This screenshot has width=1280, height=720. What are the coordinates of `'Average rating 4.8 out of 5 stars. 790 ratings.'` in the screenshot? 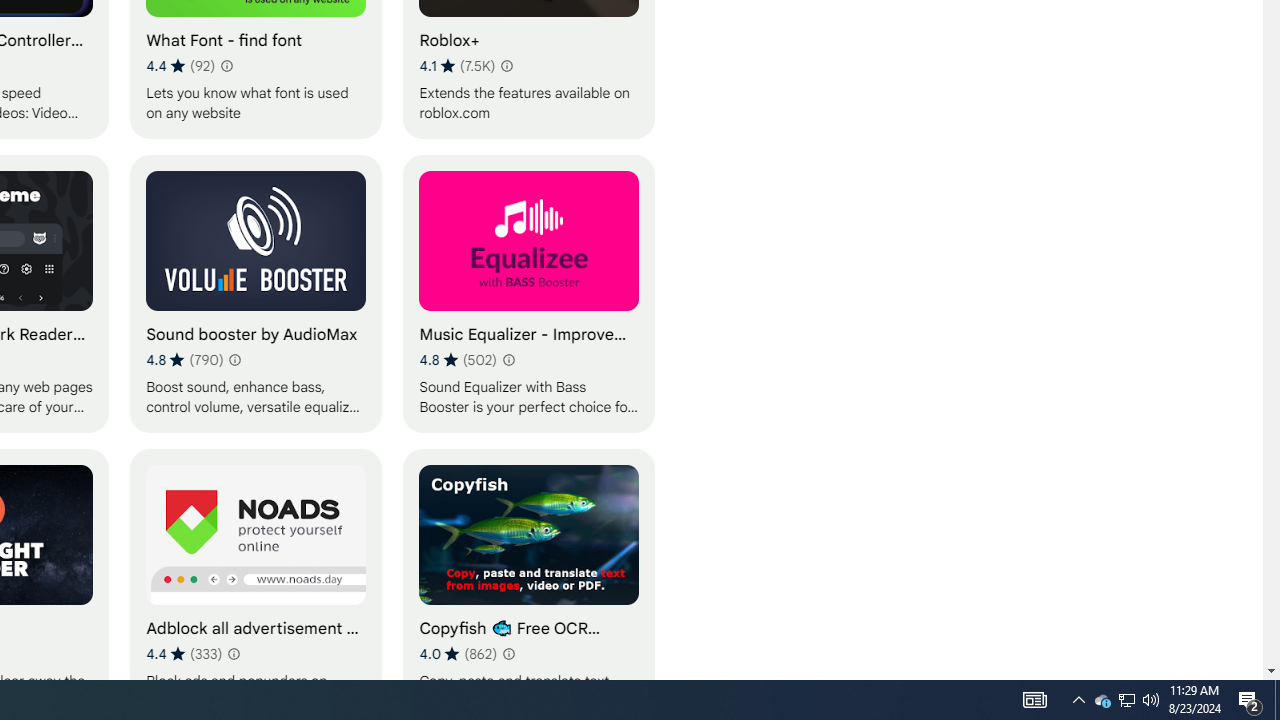 It's located at (184, 360).